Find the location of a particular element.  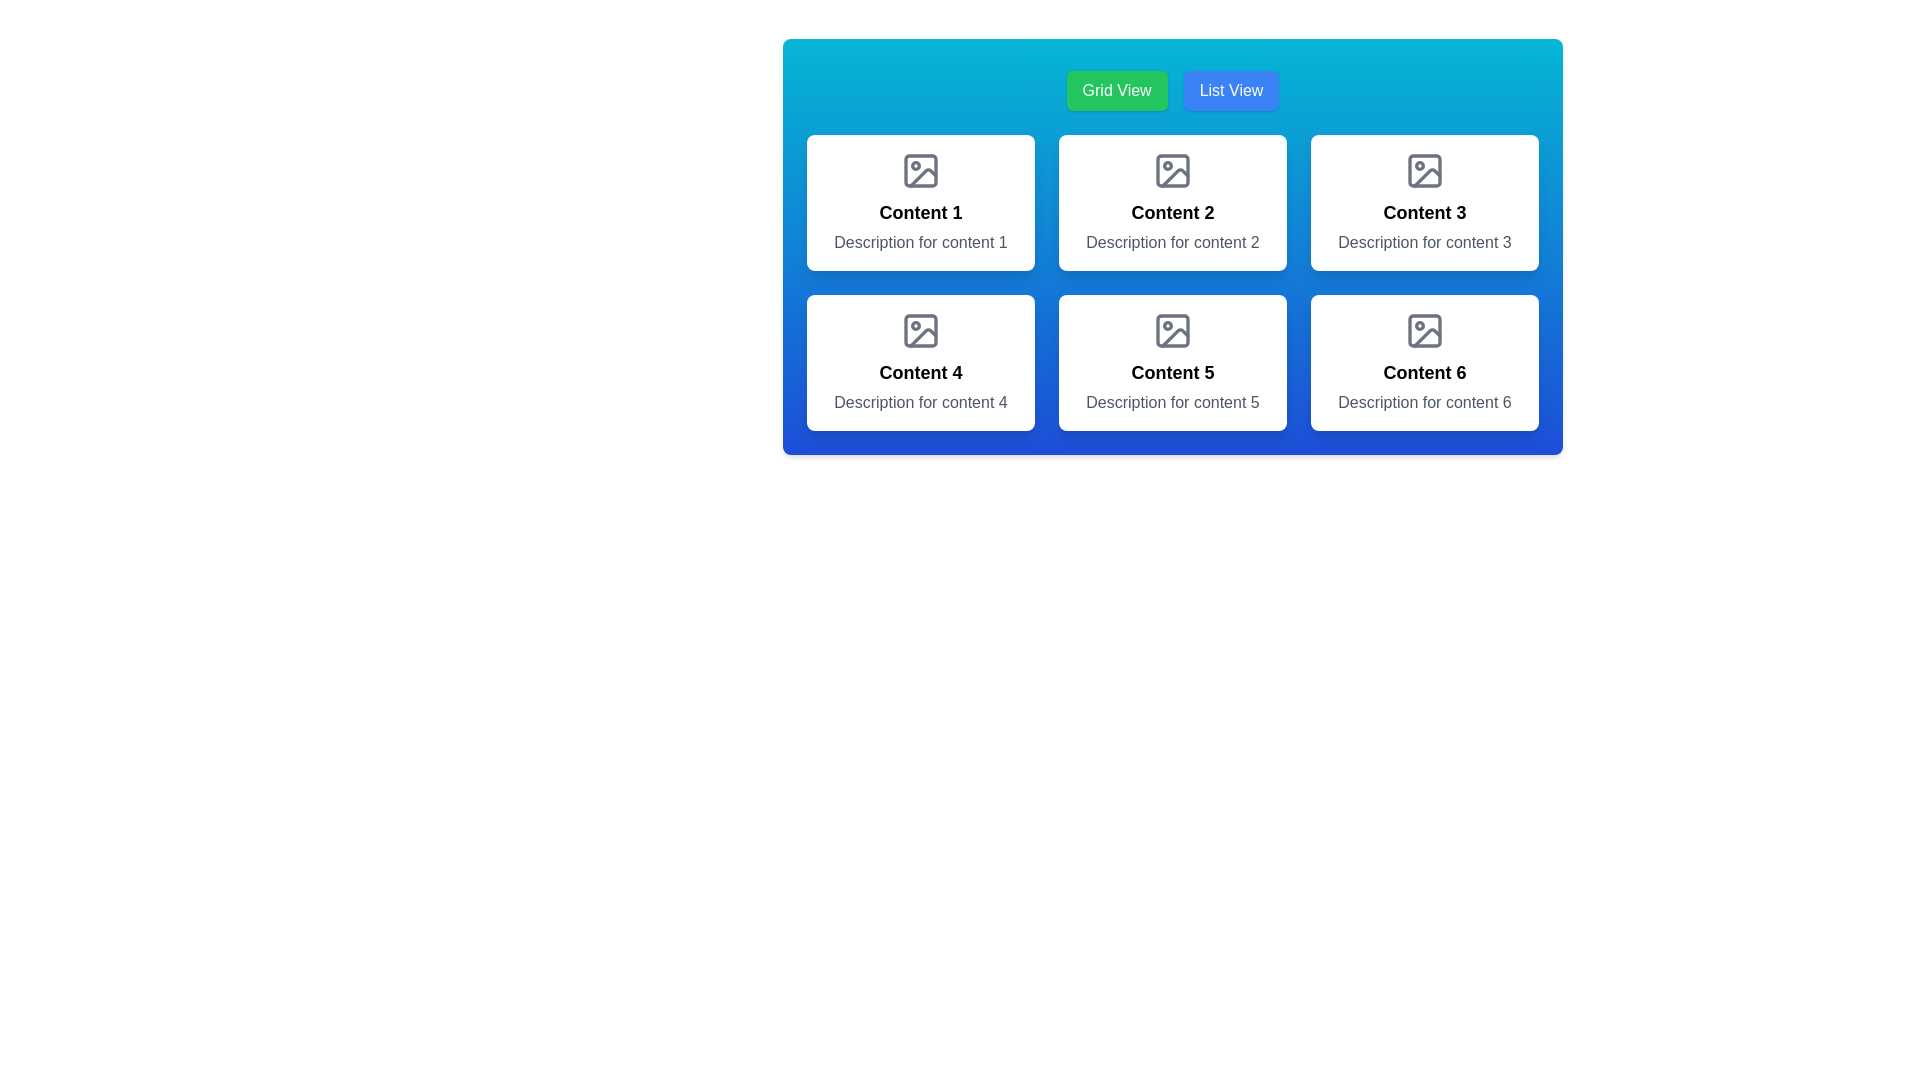

displayed text of the bold text label showing 'Content 5', which is located in the second row, second column of the grid layout is located at coordinates (1172, 373).